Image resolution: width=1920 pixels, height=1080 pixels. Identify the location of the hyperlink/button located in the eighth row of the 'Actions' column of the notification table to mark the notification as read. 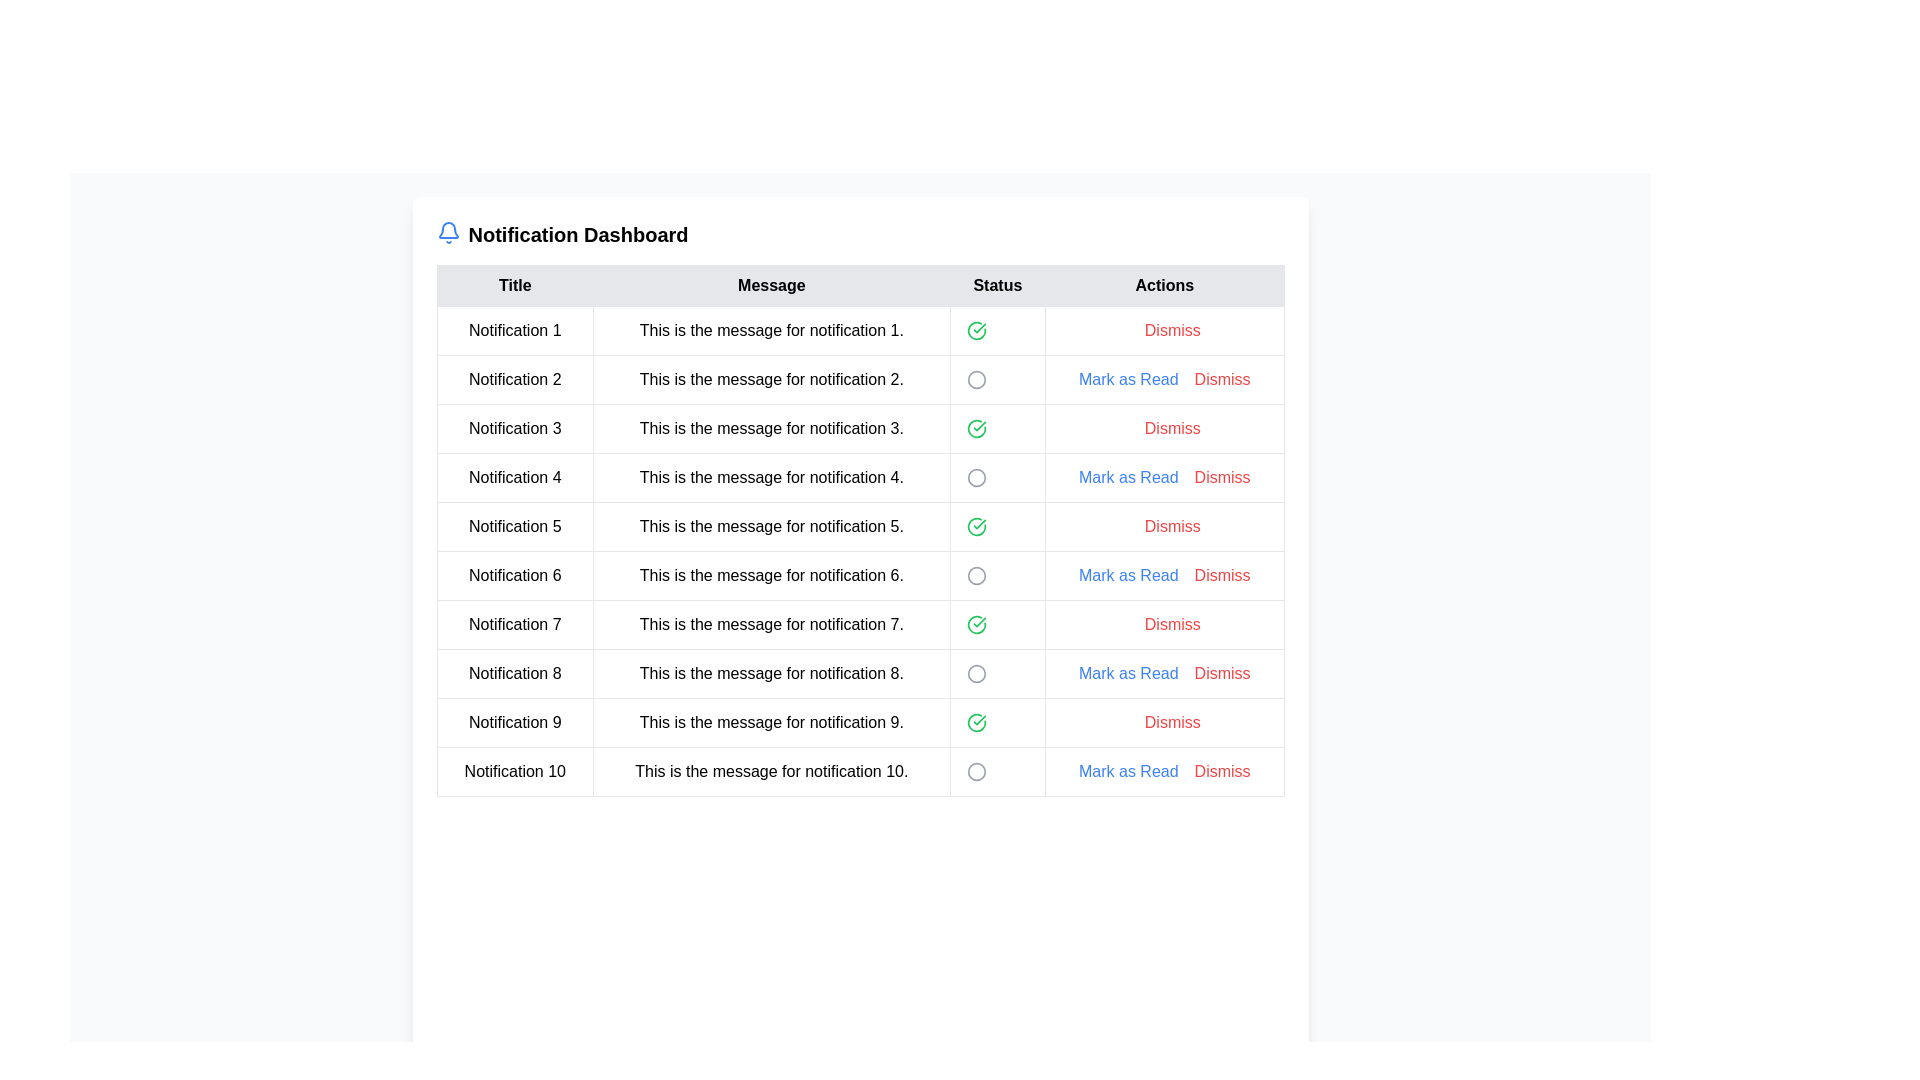
(1128, 674).